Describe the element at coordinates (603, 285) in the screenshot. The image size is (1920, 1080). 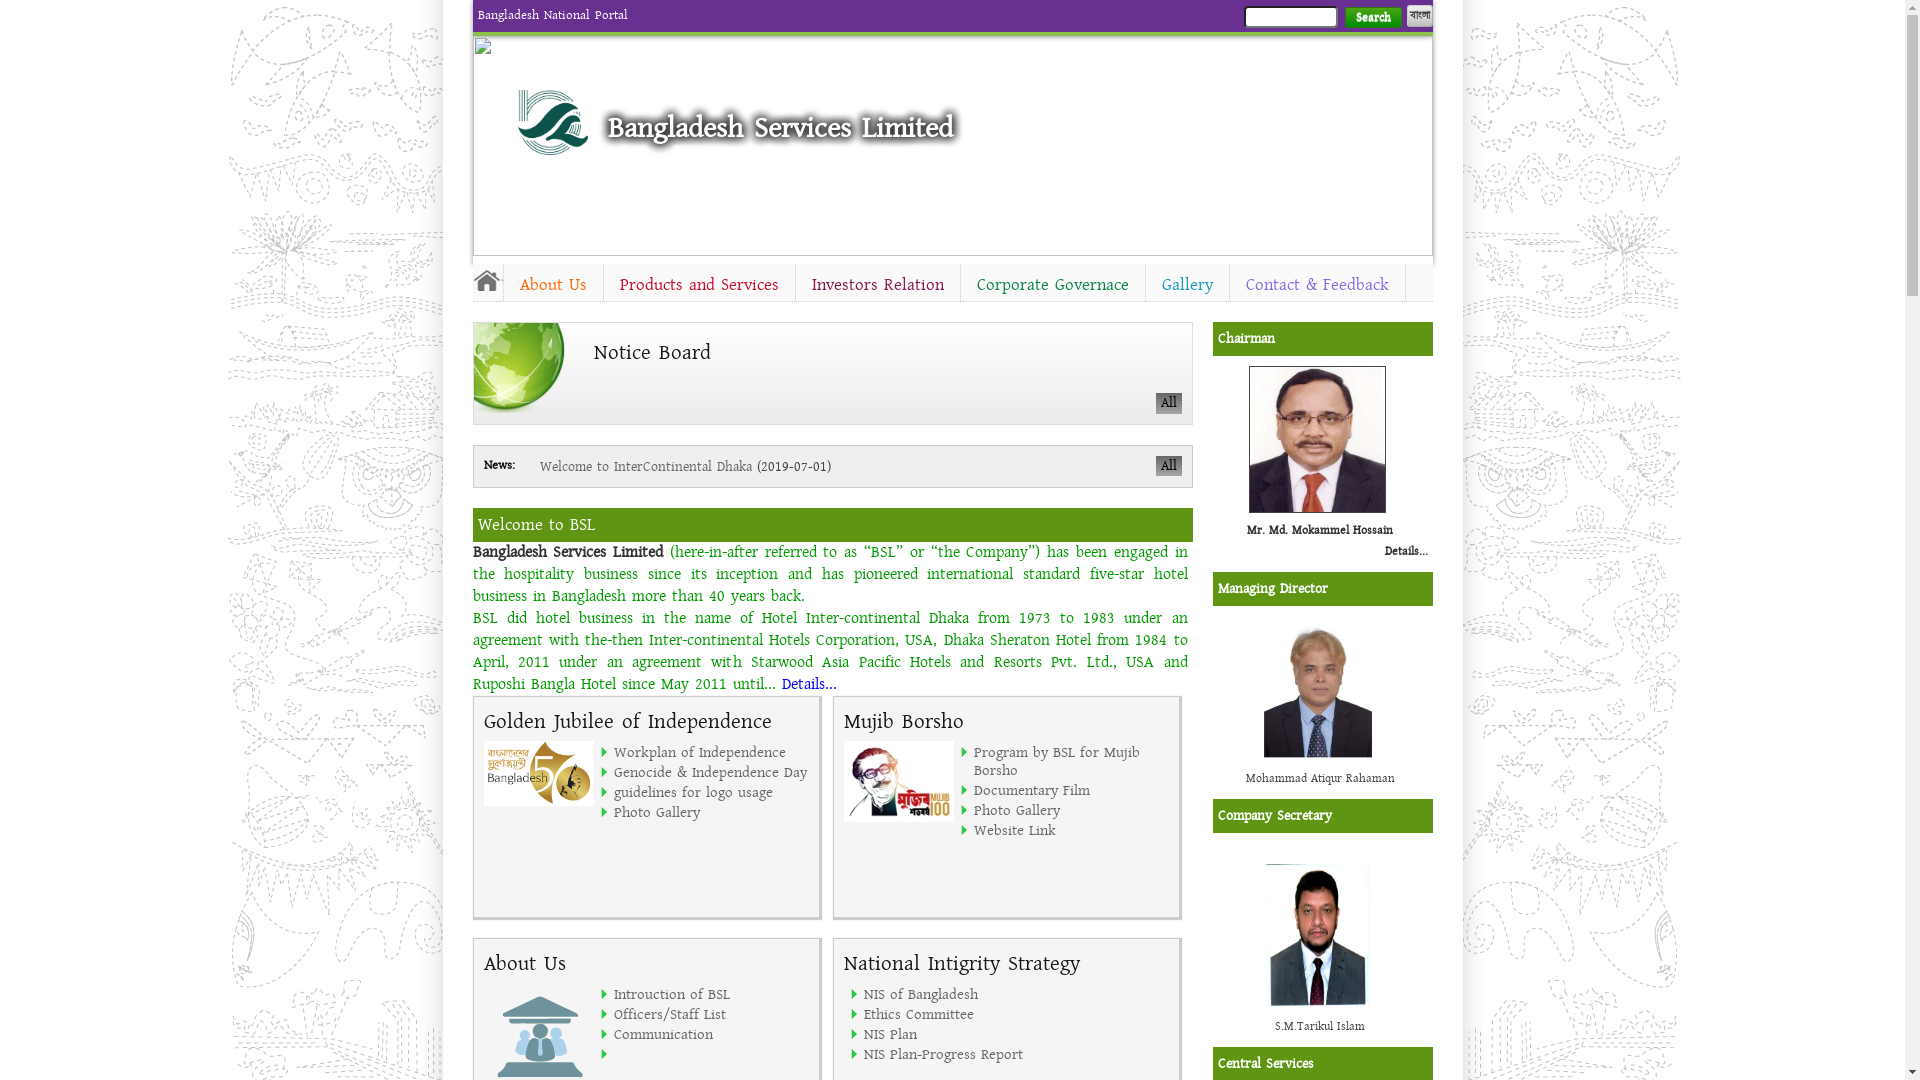
I see `'Products and Services'` at that location.